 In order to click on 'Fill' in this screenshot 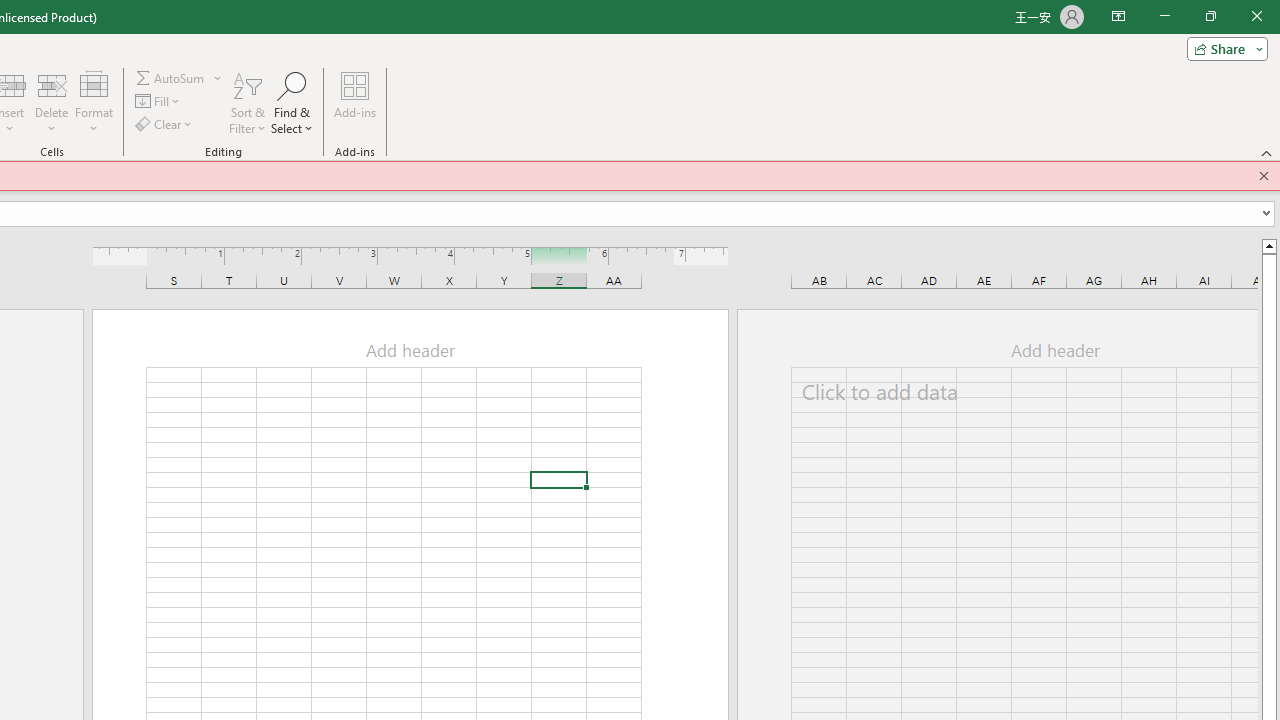, I will do `click(158, 101)`.